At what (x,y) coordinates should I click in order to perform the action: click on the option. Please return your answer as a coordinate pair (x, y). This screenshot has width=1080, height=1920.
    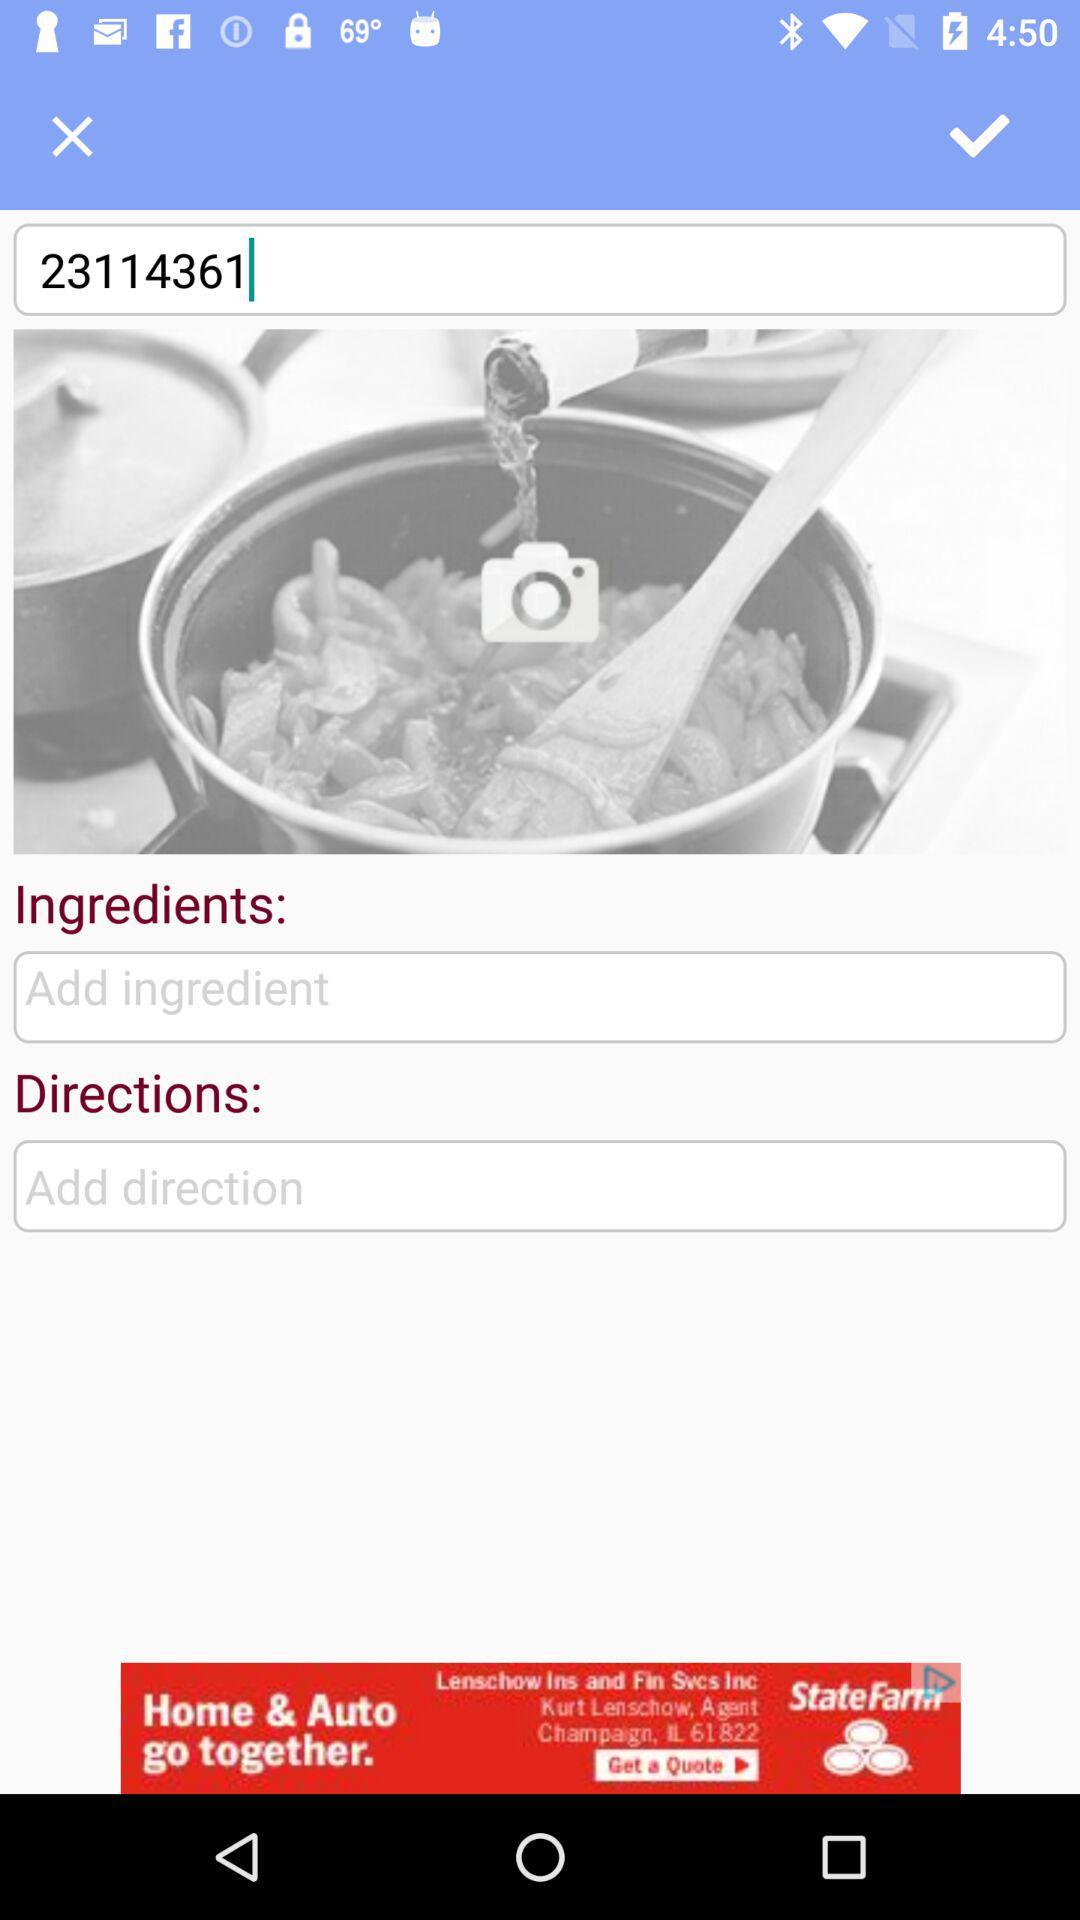
    Looking at the image, I should click on (540, 1727).